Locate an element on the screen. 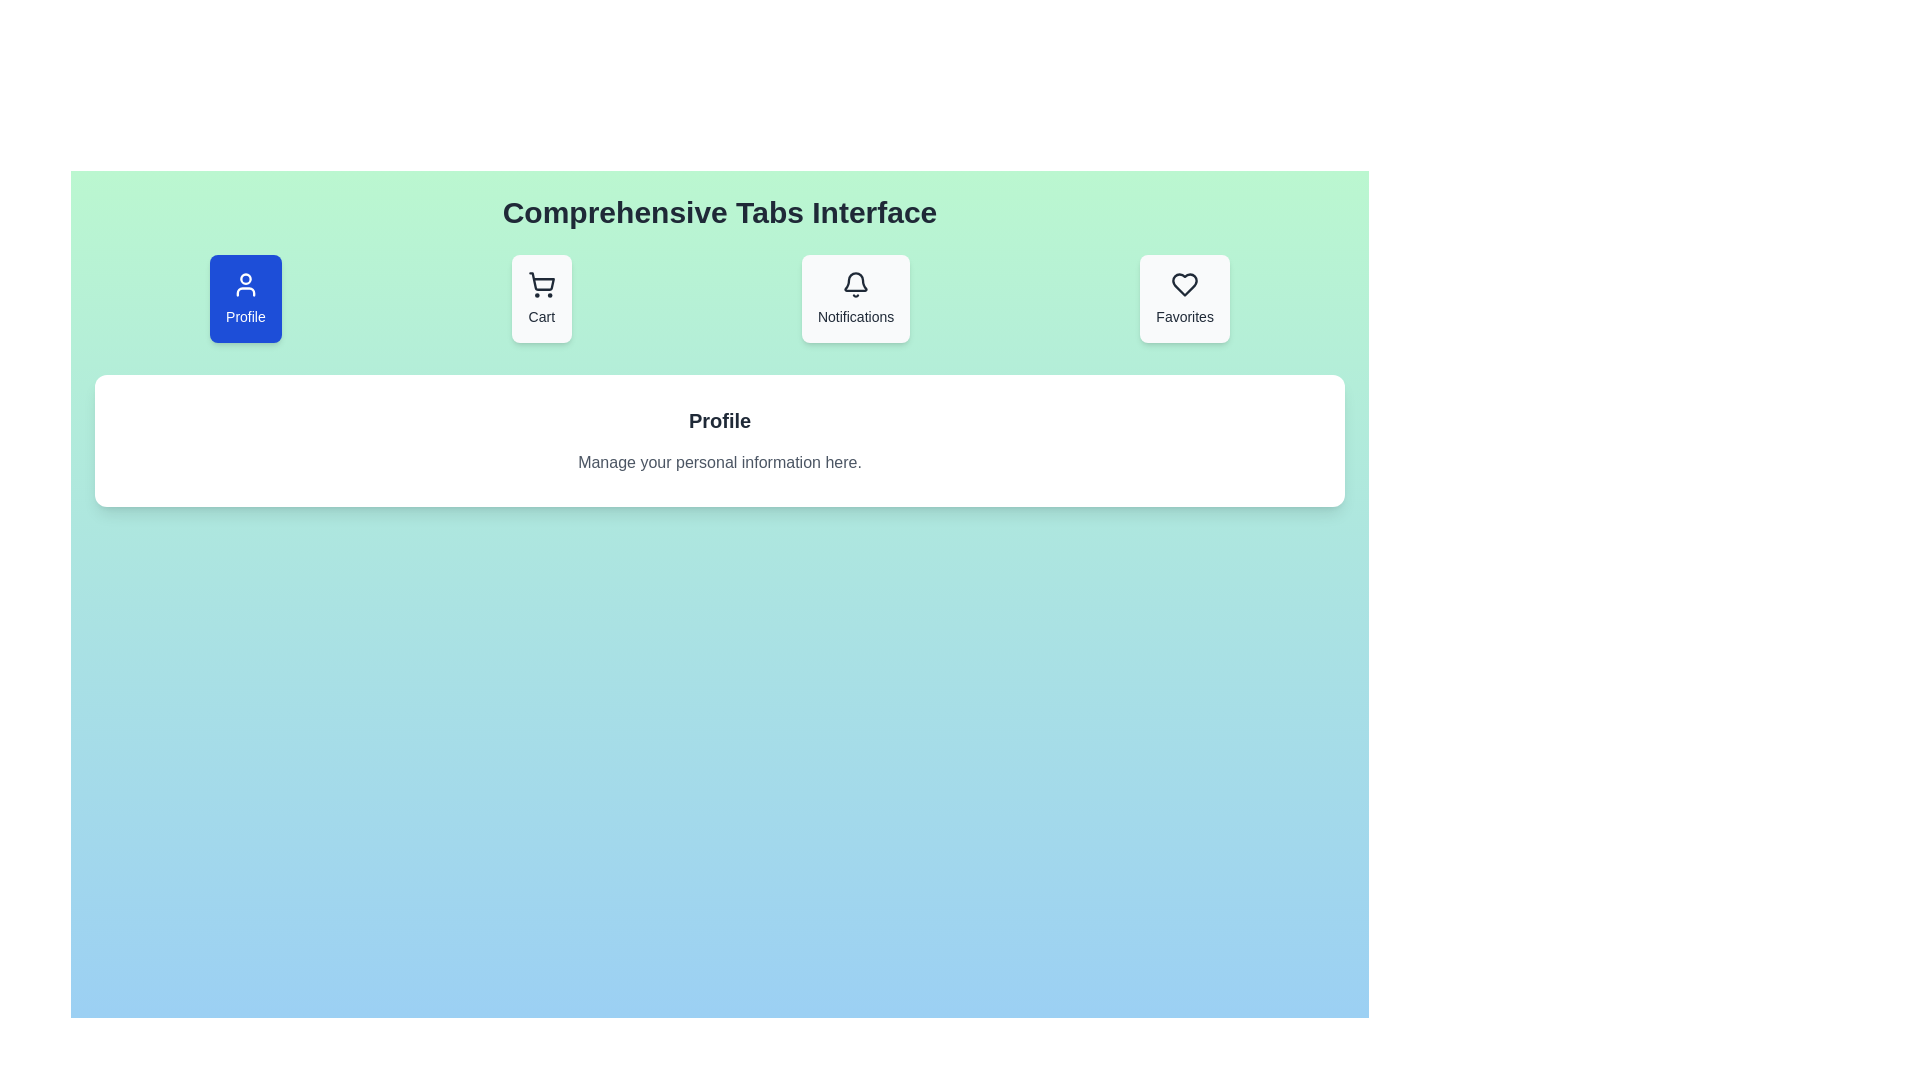  the text label displaying 'Profile' styled in a small sans-serif font, which is white against a blue background and located at the bottom center of the interactive card is located at coordinates (244, 315).